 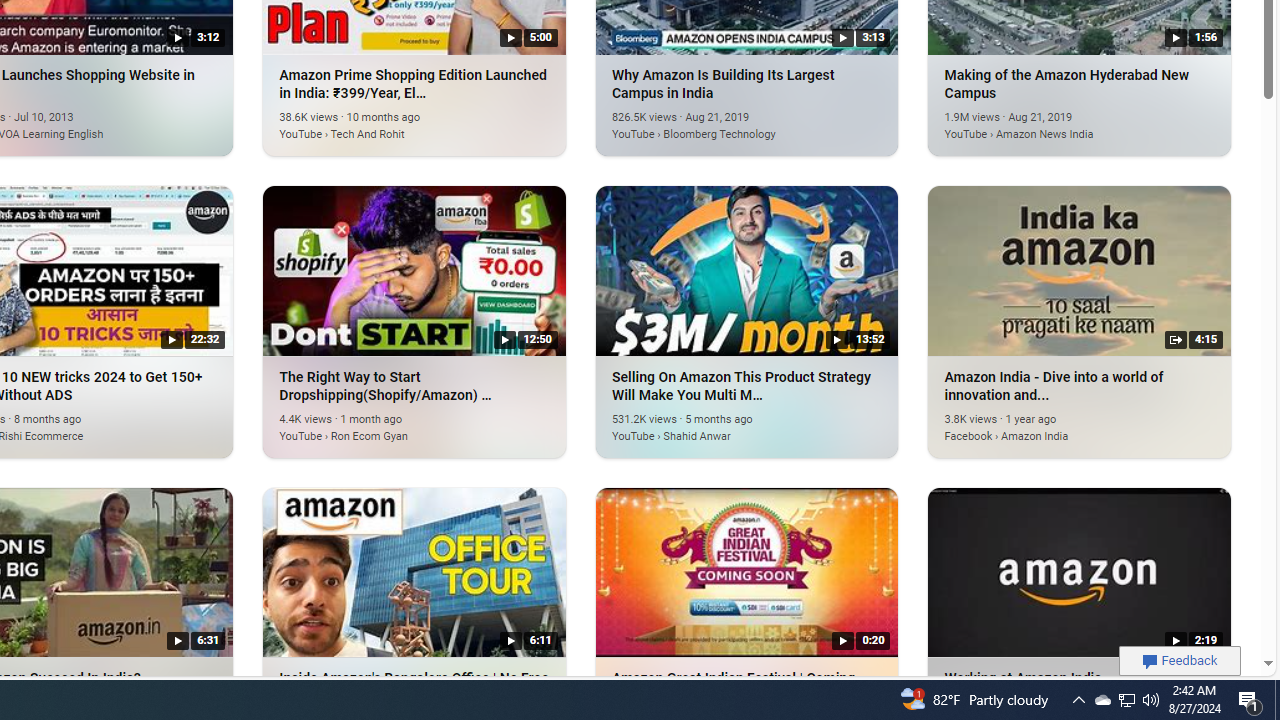 I want to click on 'Working at Amazon India', so click(x=1078, y=571).